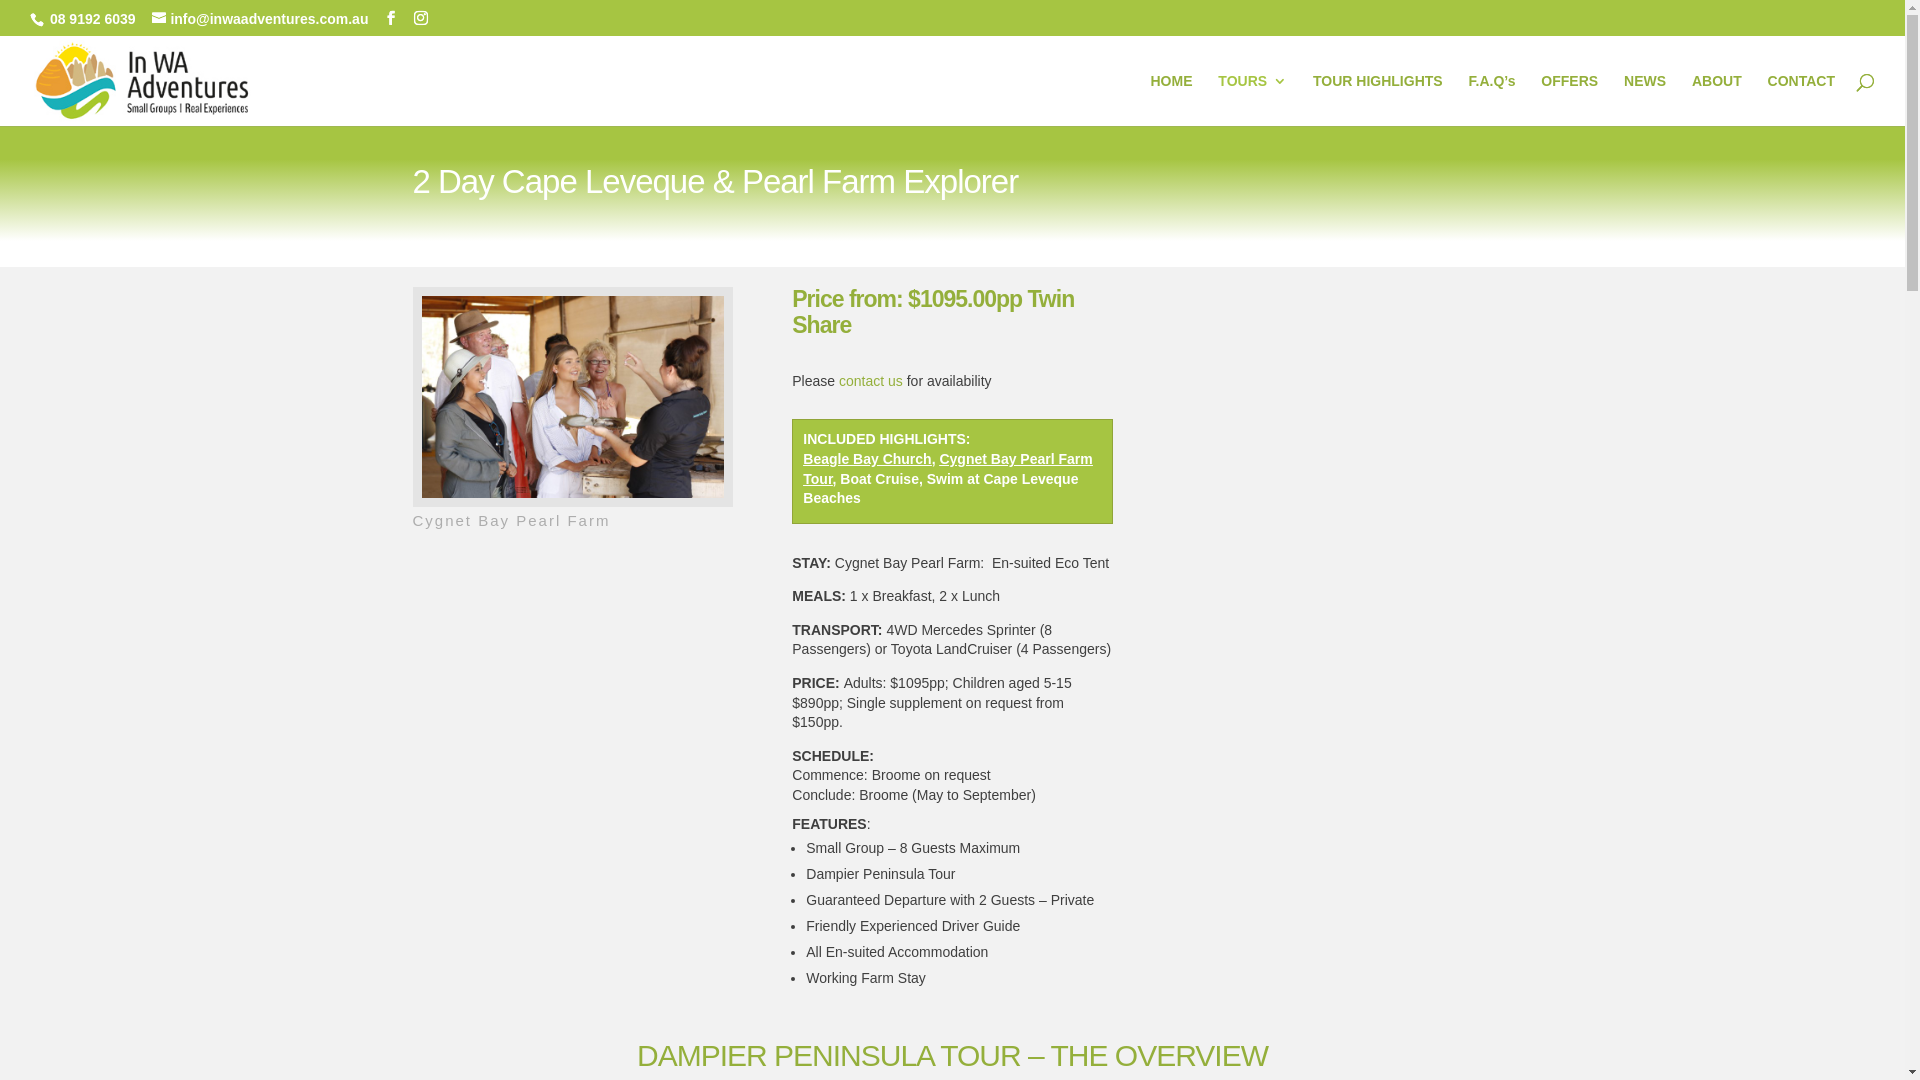 This screenshot has width=1920, height=1080. I want to click on 'Cygnet Bay Pearl Farm Tour', so click(946, 469).